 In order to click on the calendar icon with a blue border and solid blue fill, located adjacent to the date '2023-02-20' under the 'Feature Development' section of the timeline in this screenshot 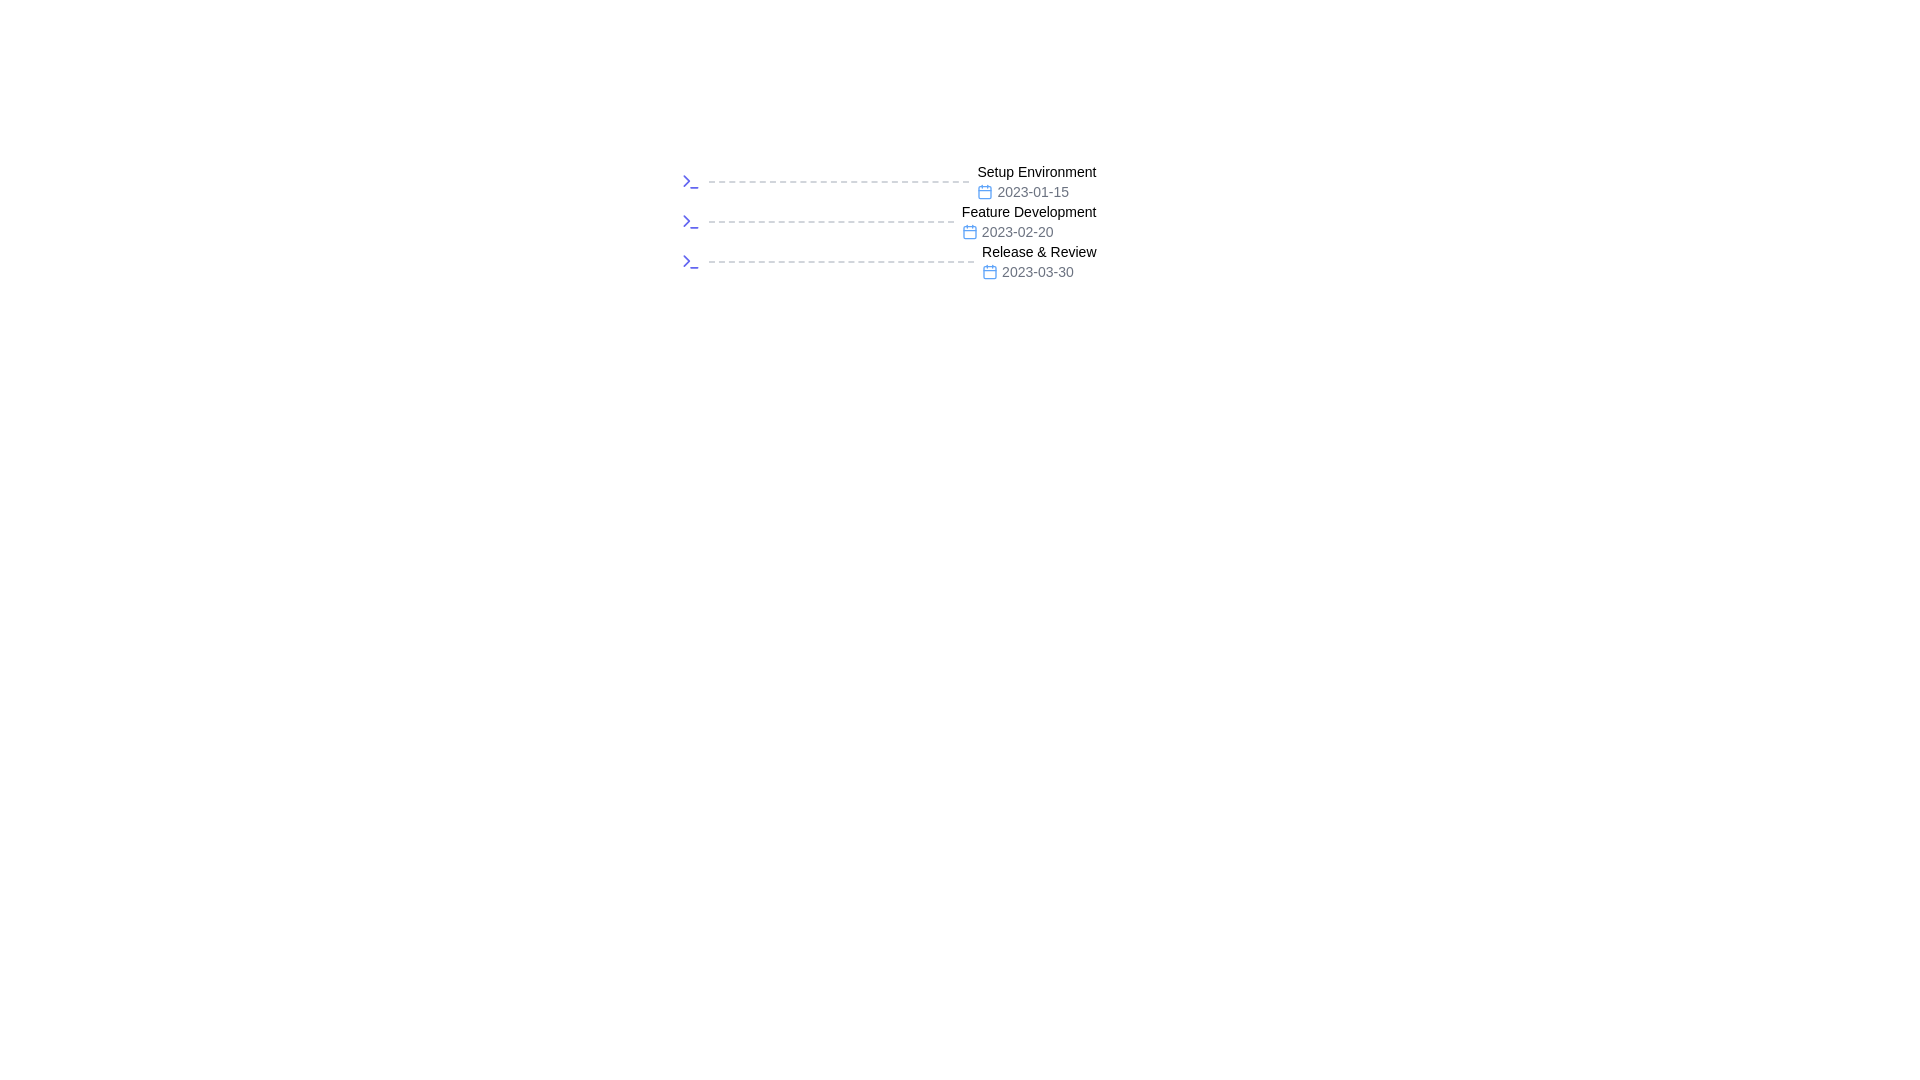, I will do `click(969, 231)`.